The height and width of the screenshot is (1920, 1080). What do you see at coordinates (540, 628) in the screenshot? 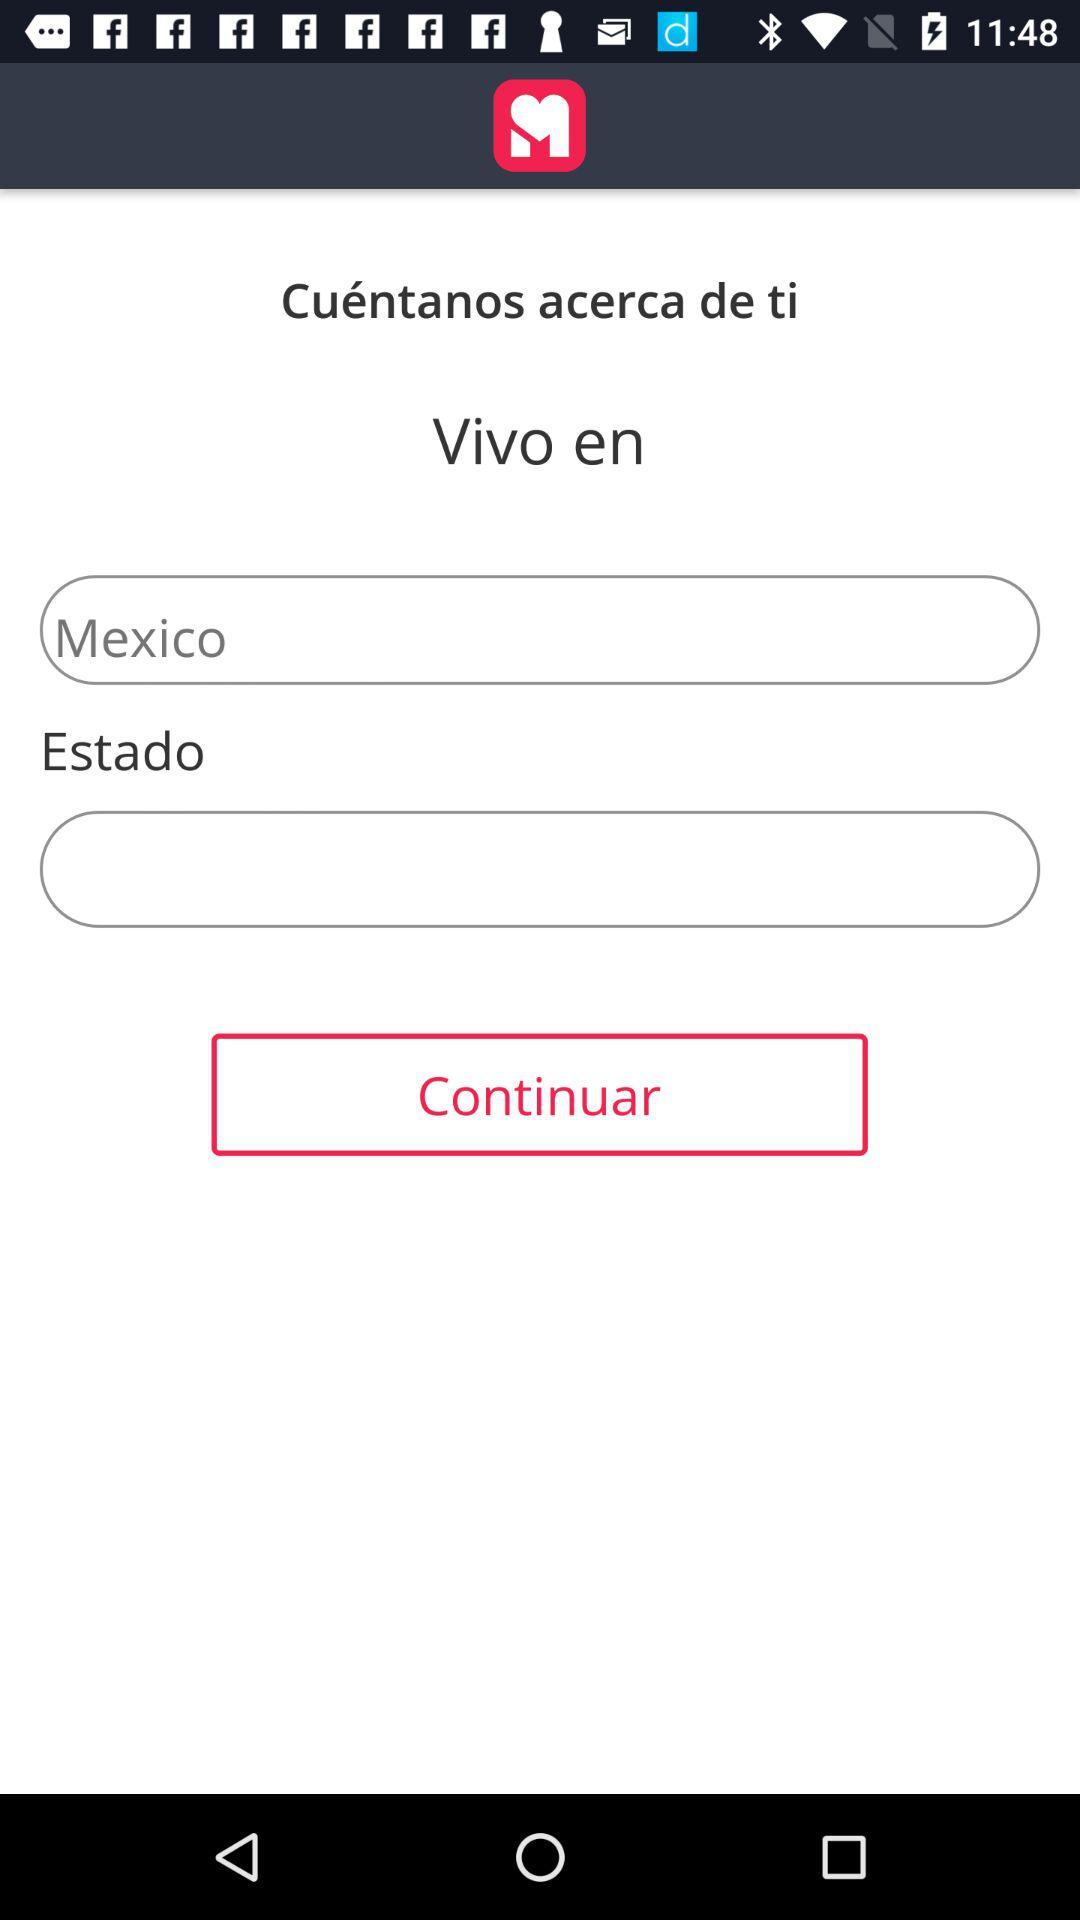
I see `the mexico item` at bounding box center [540, 628].